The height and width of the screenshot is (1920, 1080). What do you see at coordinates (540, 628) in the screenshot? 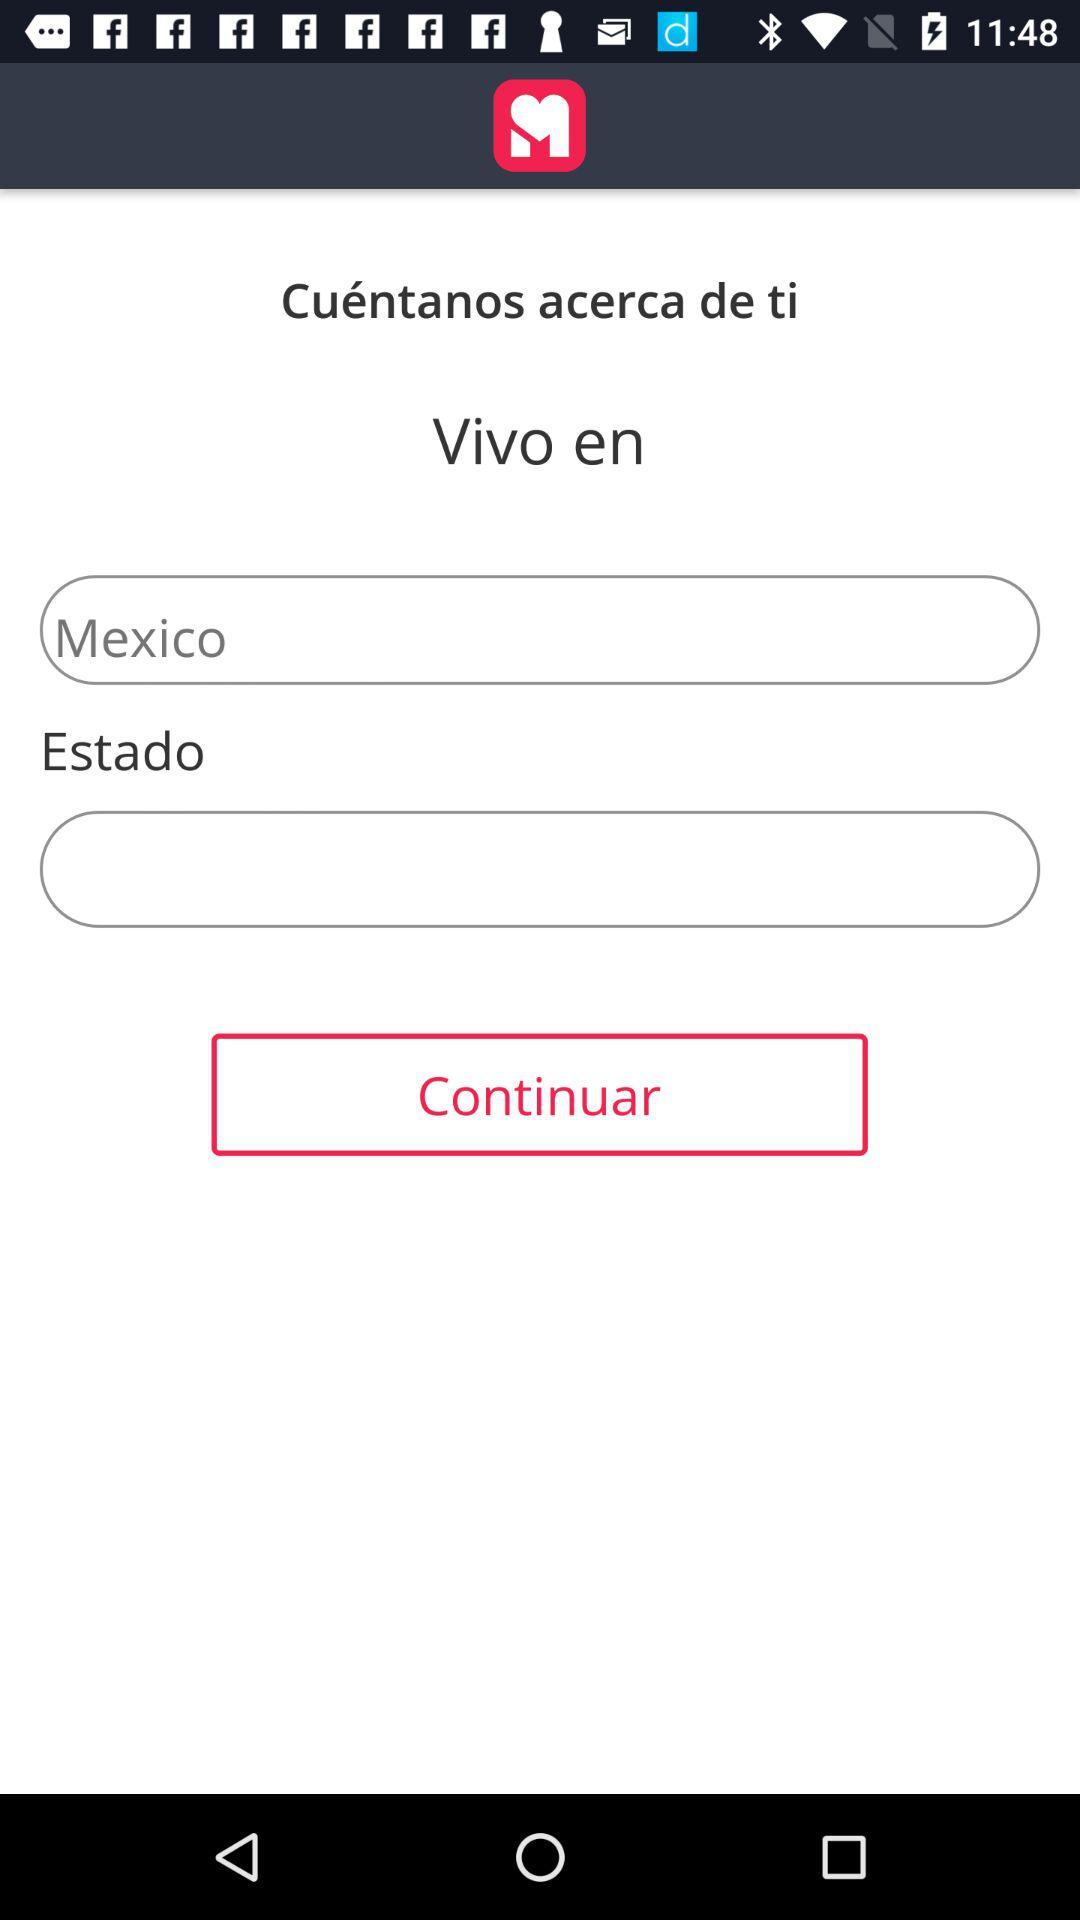
I see `the mexico item` at bounding box center [540, 628].